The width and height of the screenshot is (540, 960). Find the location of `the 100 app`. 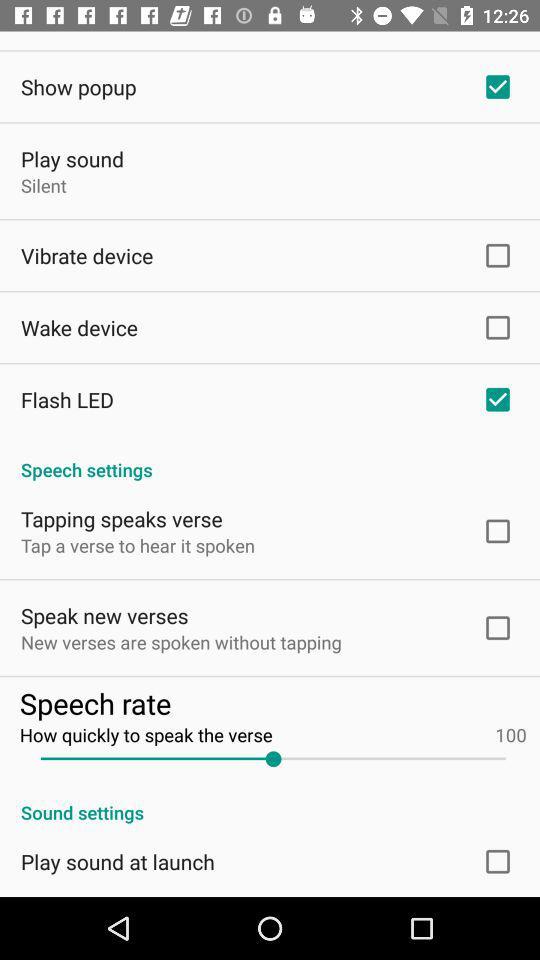

the 100 app is located at coordinates (511, 733).